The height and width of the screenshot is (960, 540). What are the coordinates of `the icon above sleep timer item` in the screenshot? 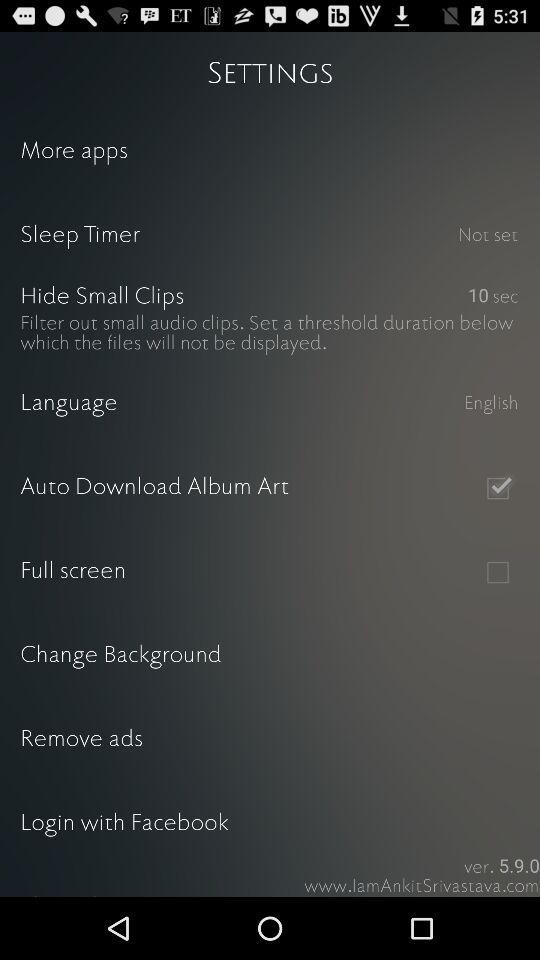 It's located at (270, 151).